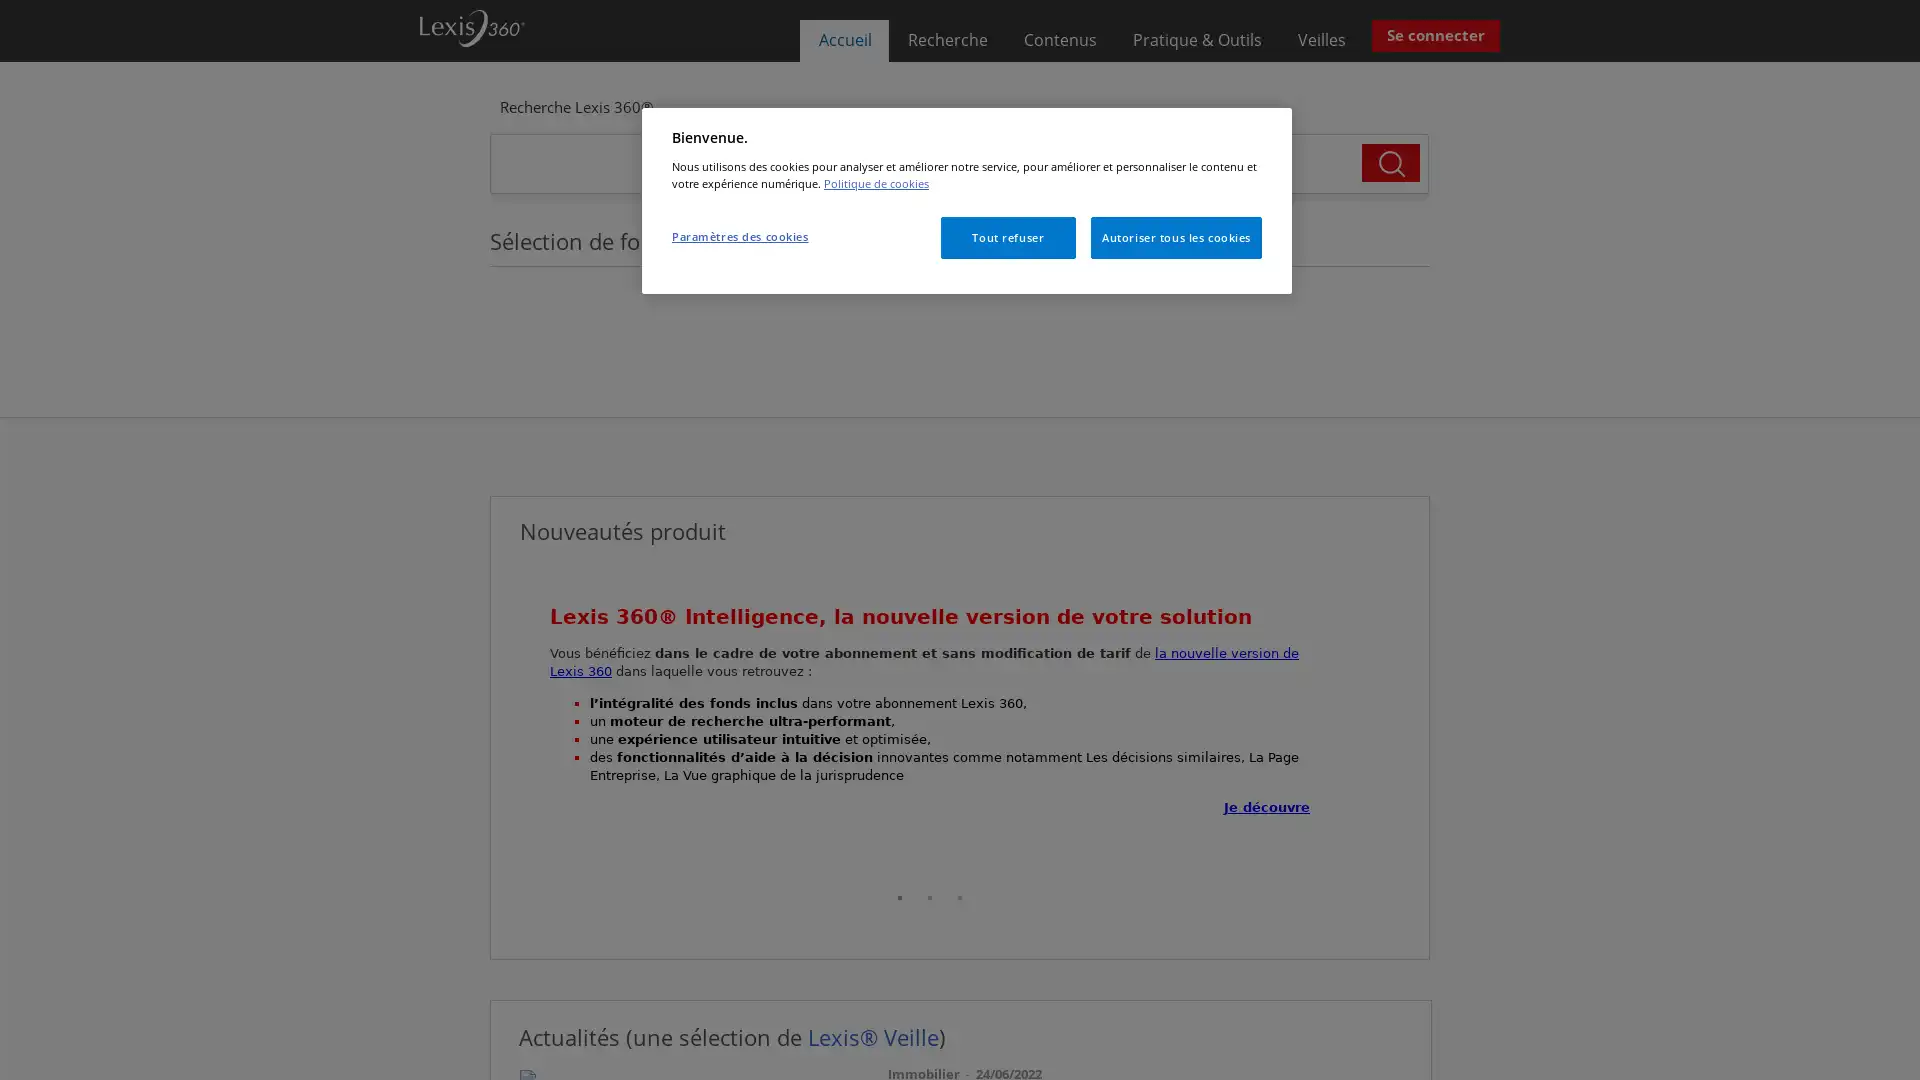  Describe the element at coordinates (738, 234) in the screenshot. I see `Parametres des cookies` at that location.